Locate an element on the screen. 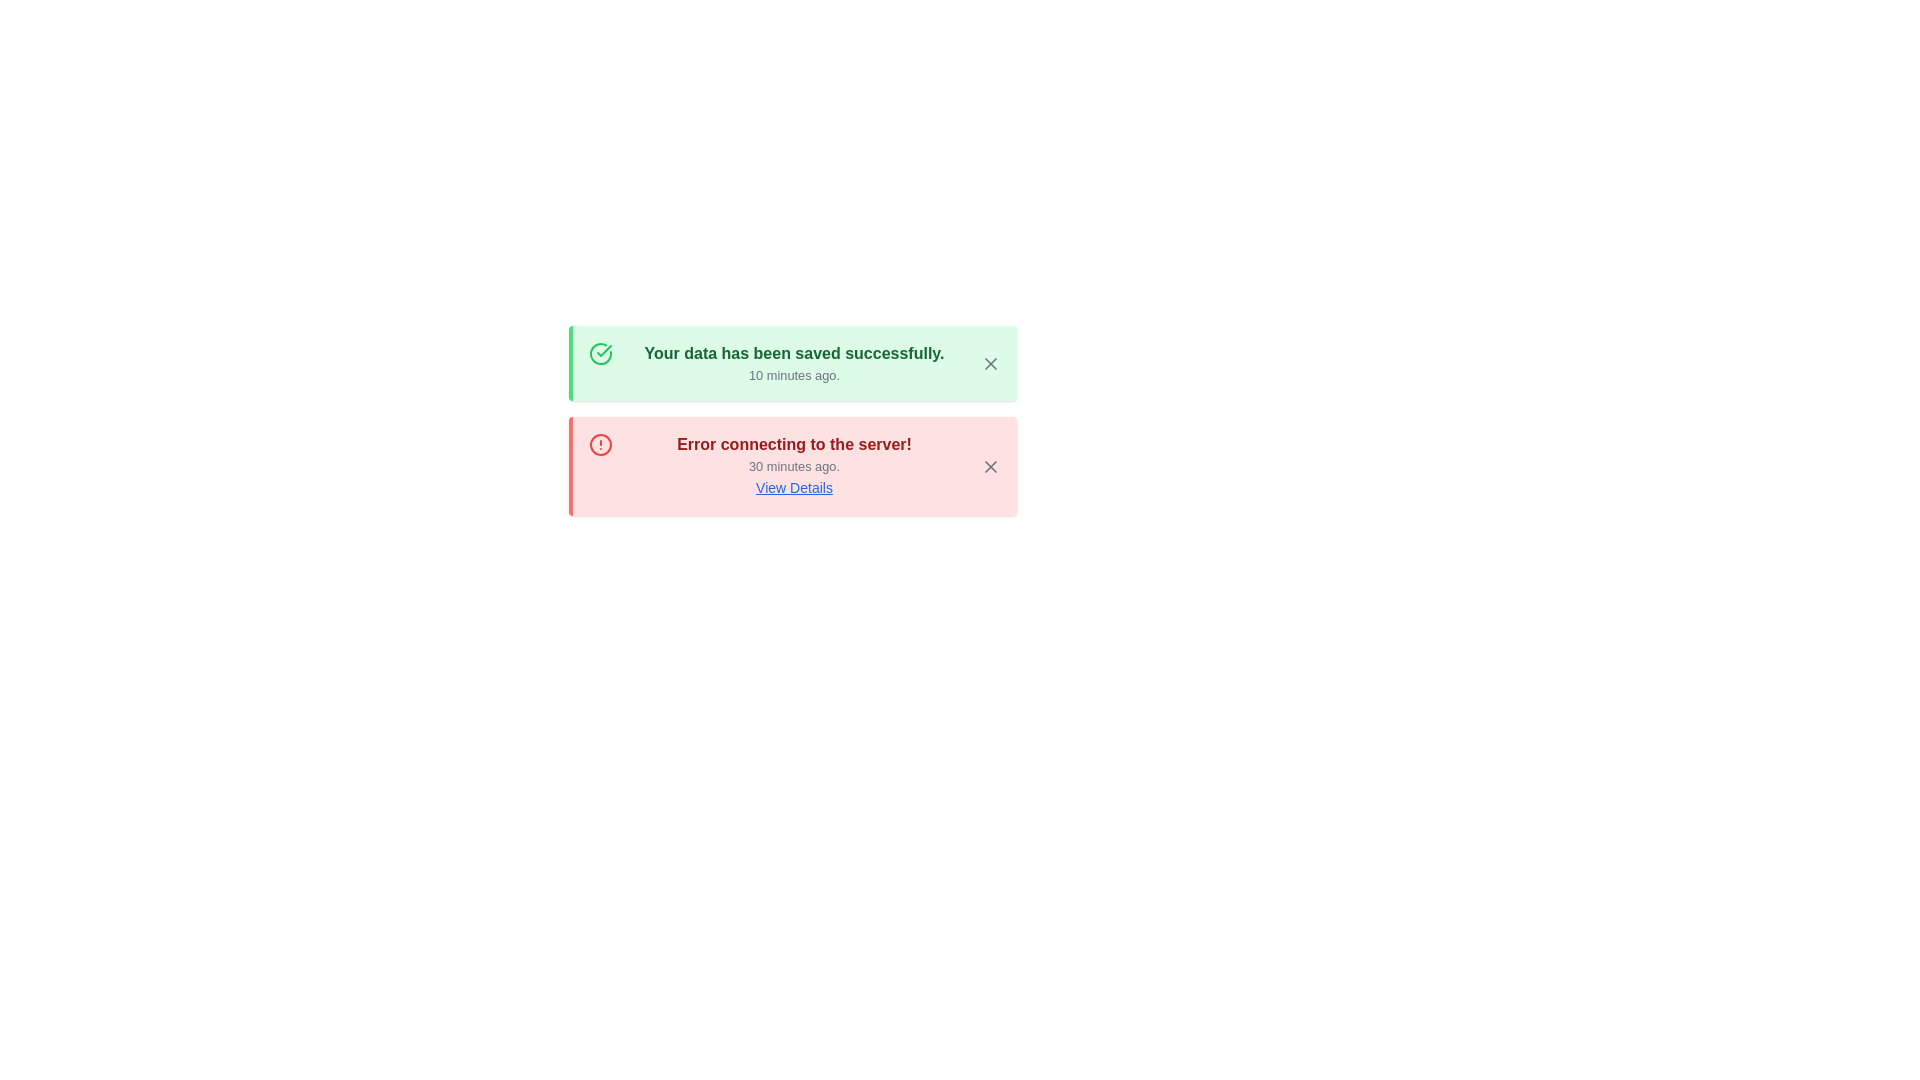 This screenshot has height=1080, width=1920. the intersection of the lines of the close button (X) located in the top-right corner of the red notification card titled 'Error connecting to the server!' is located at coordinates (990, 466).